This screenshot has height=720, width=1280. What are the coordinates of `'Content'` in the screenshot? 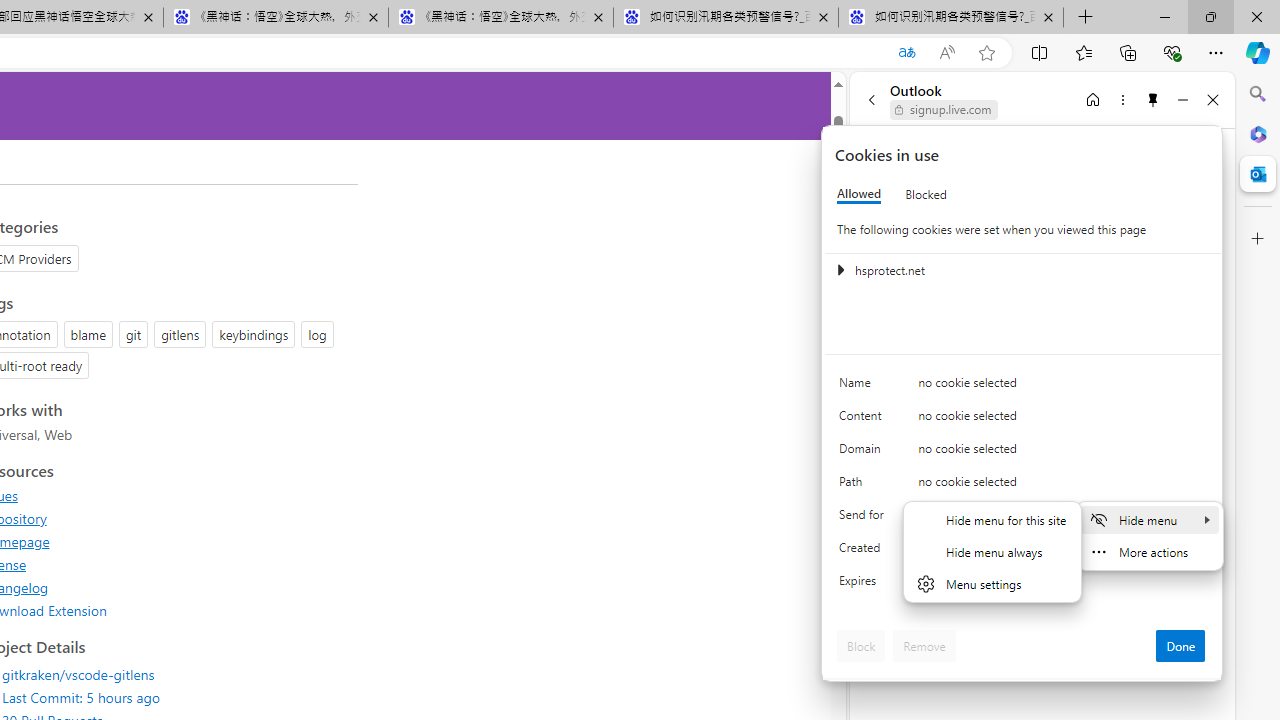 It's located at (865, 419).